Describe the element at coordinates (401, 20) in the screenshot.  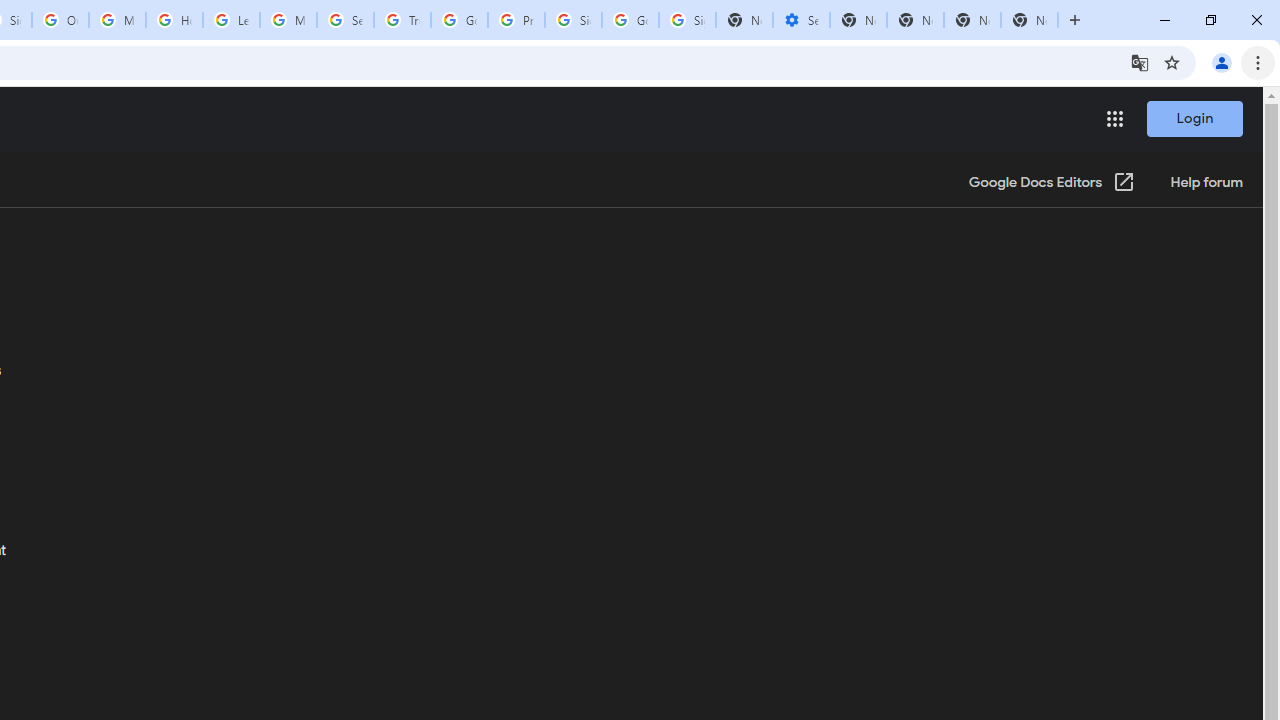
I see `'Trusted Information and Content - Google Safety Center'` at that location.